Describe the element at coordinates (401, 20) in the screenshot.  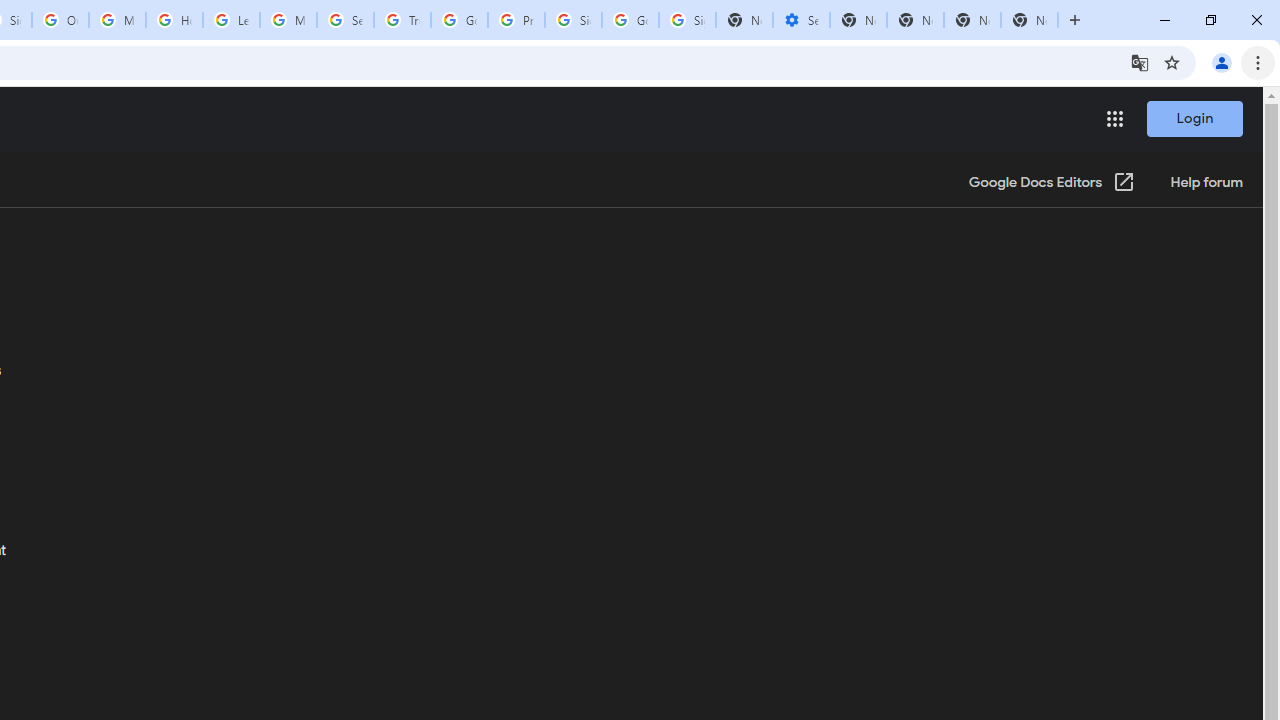
I see `'Trusted Information and Content - Google Safety Center'` at that location.